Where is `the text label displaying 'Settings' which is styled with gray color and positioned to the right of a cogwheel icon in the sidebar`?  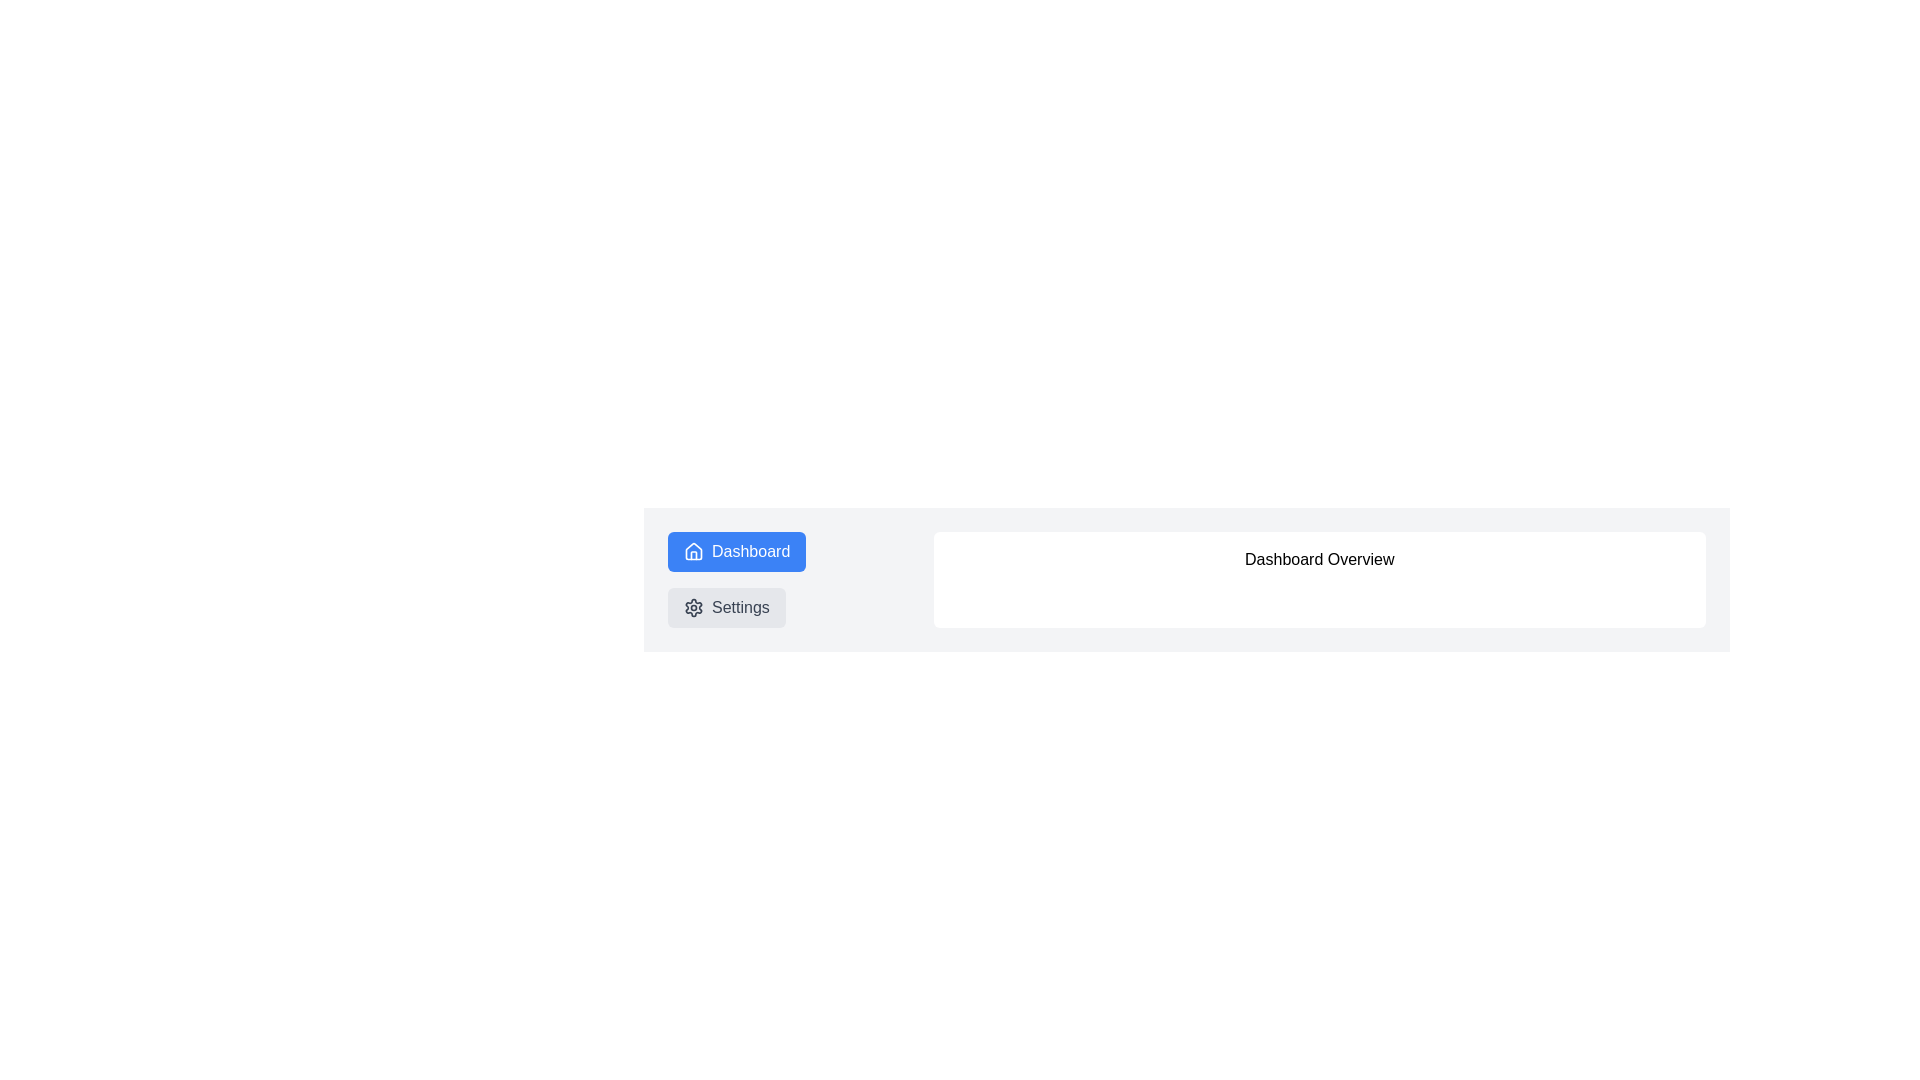
the text label displaying 'Settings' which is styled with gray color and positioned to the right of a cogwheel icon in the sidebar is located at coordinates (739, 607).